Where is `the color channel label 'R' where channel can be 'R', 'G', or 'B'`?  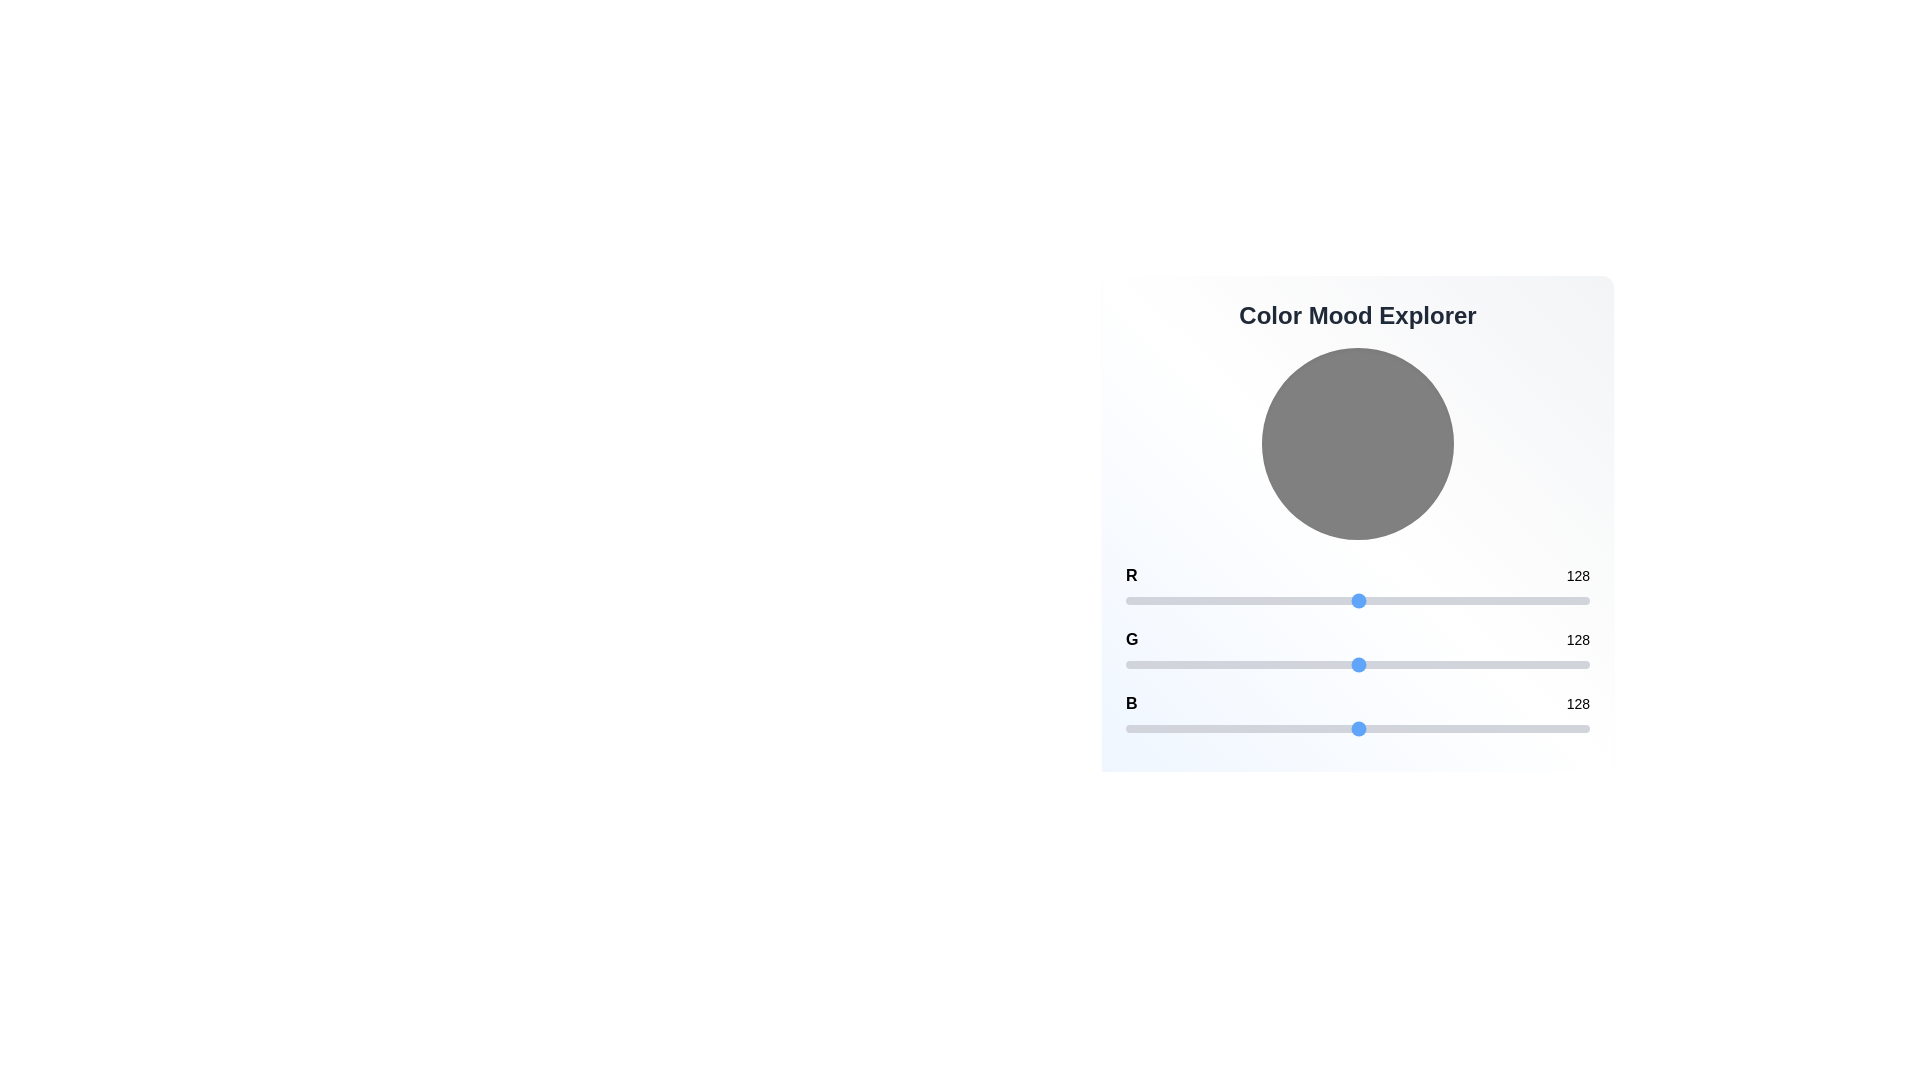
the color channel label 'R' where channel can be 'R', 'G', or 'B' is located at coordinates (1131, 575).